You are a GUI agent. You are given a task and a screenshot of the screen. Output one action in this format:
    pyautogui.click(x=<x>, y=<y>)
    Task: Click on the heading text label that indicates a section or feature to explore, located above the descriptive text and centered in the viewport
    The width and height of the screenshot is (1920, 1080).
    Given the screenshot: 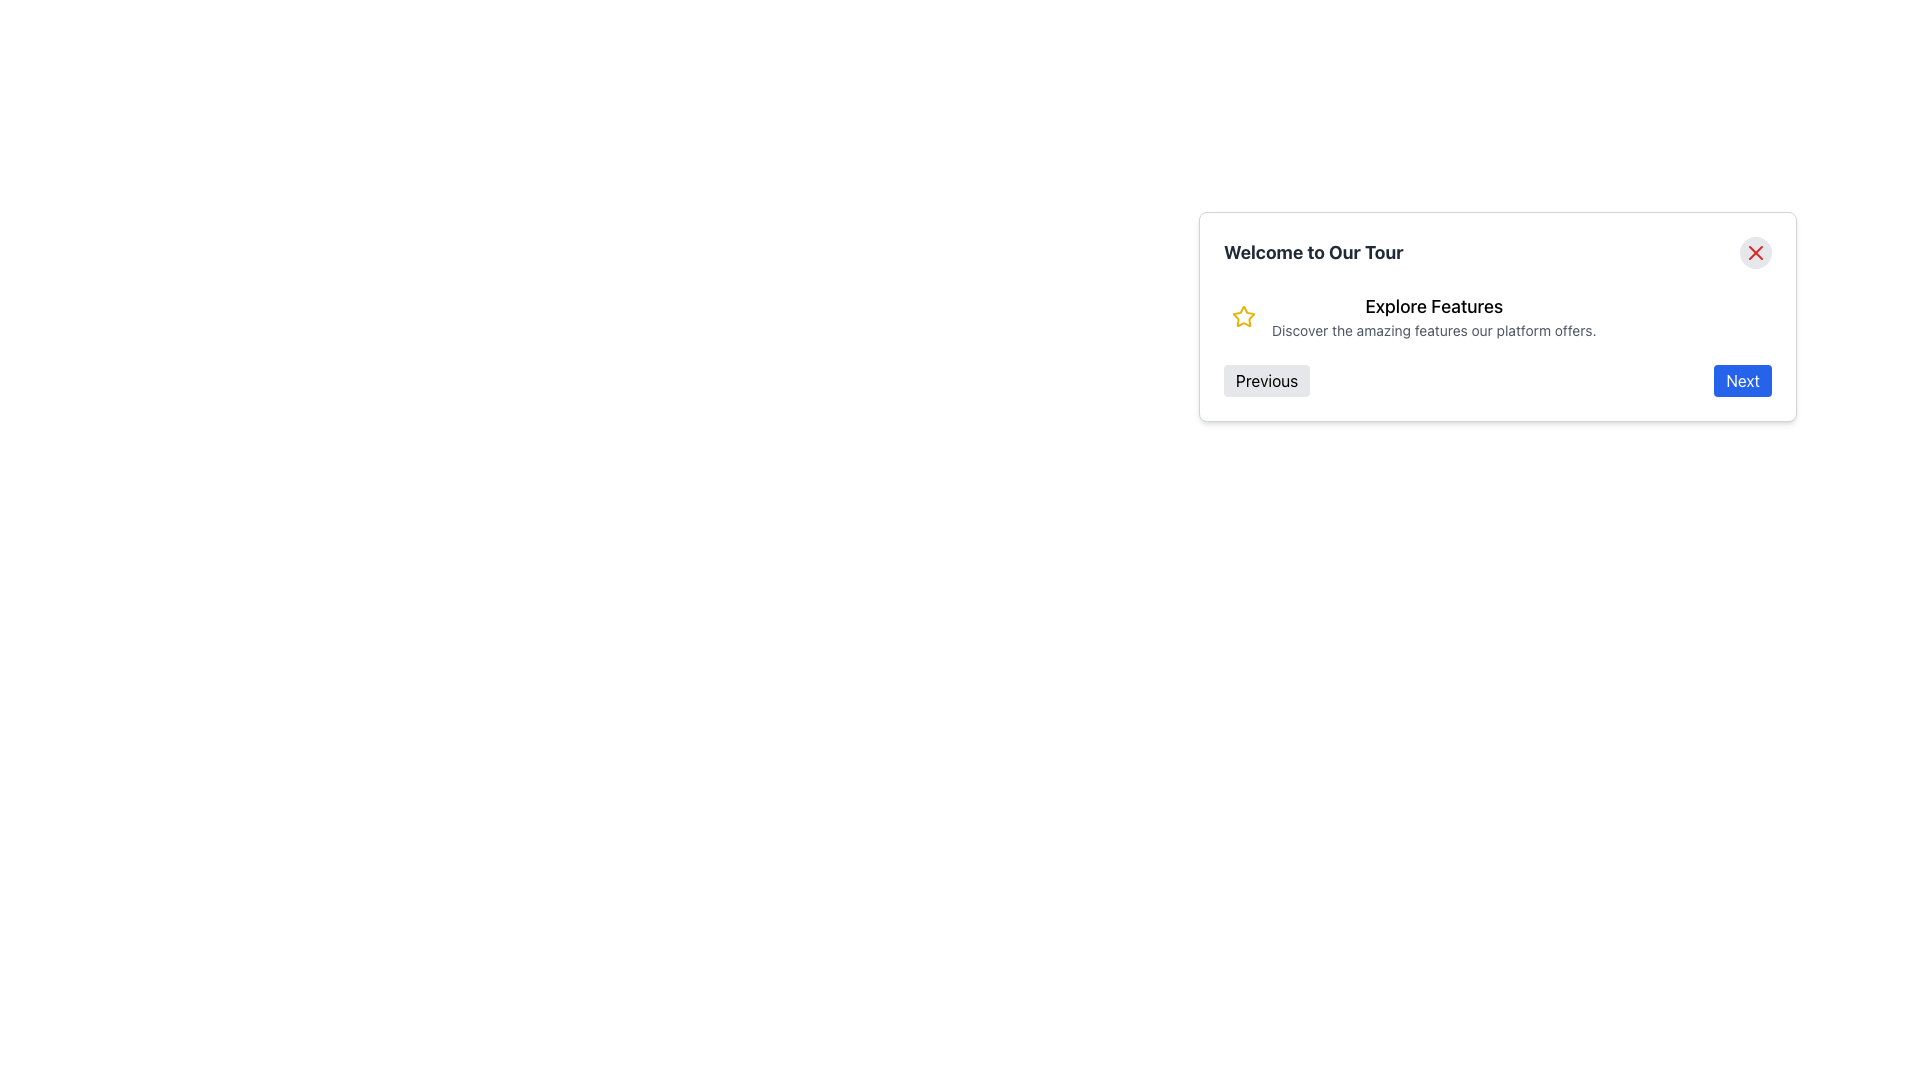 What is the action you would take?
    pyautogui.click(x=1433, y=307)
    